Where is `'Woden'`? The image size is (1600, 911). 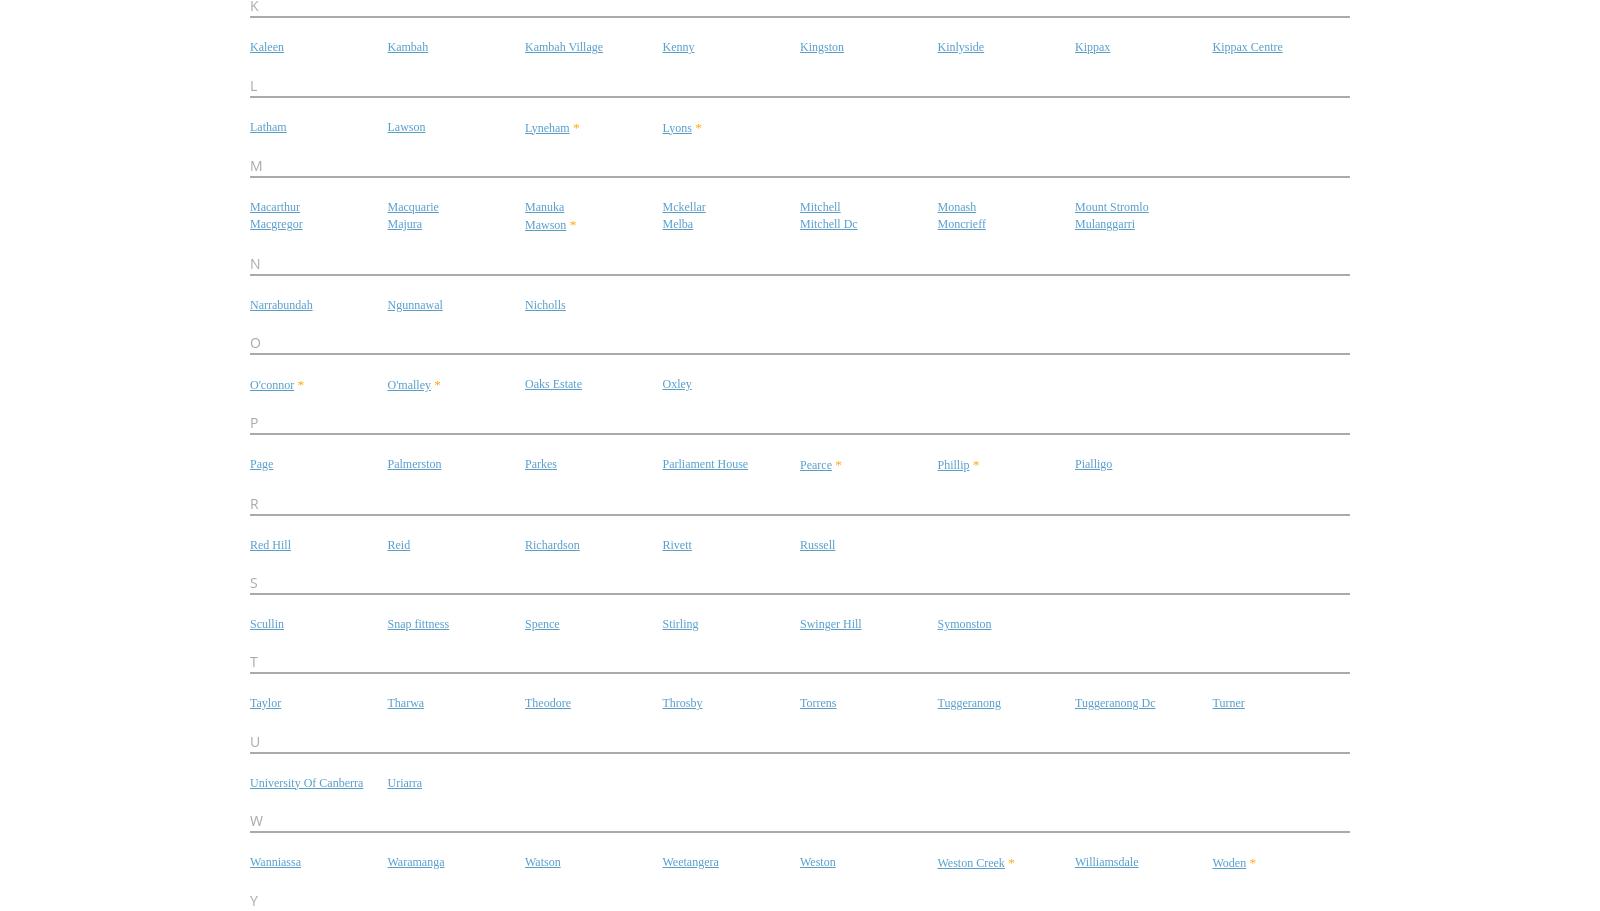
'Woden' is located at coordinates (1211, 861).